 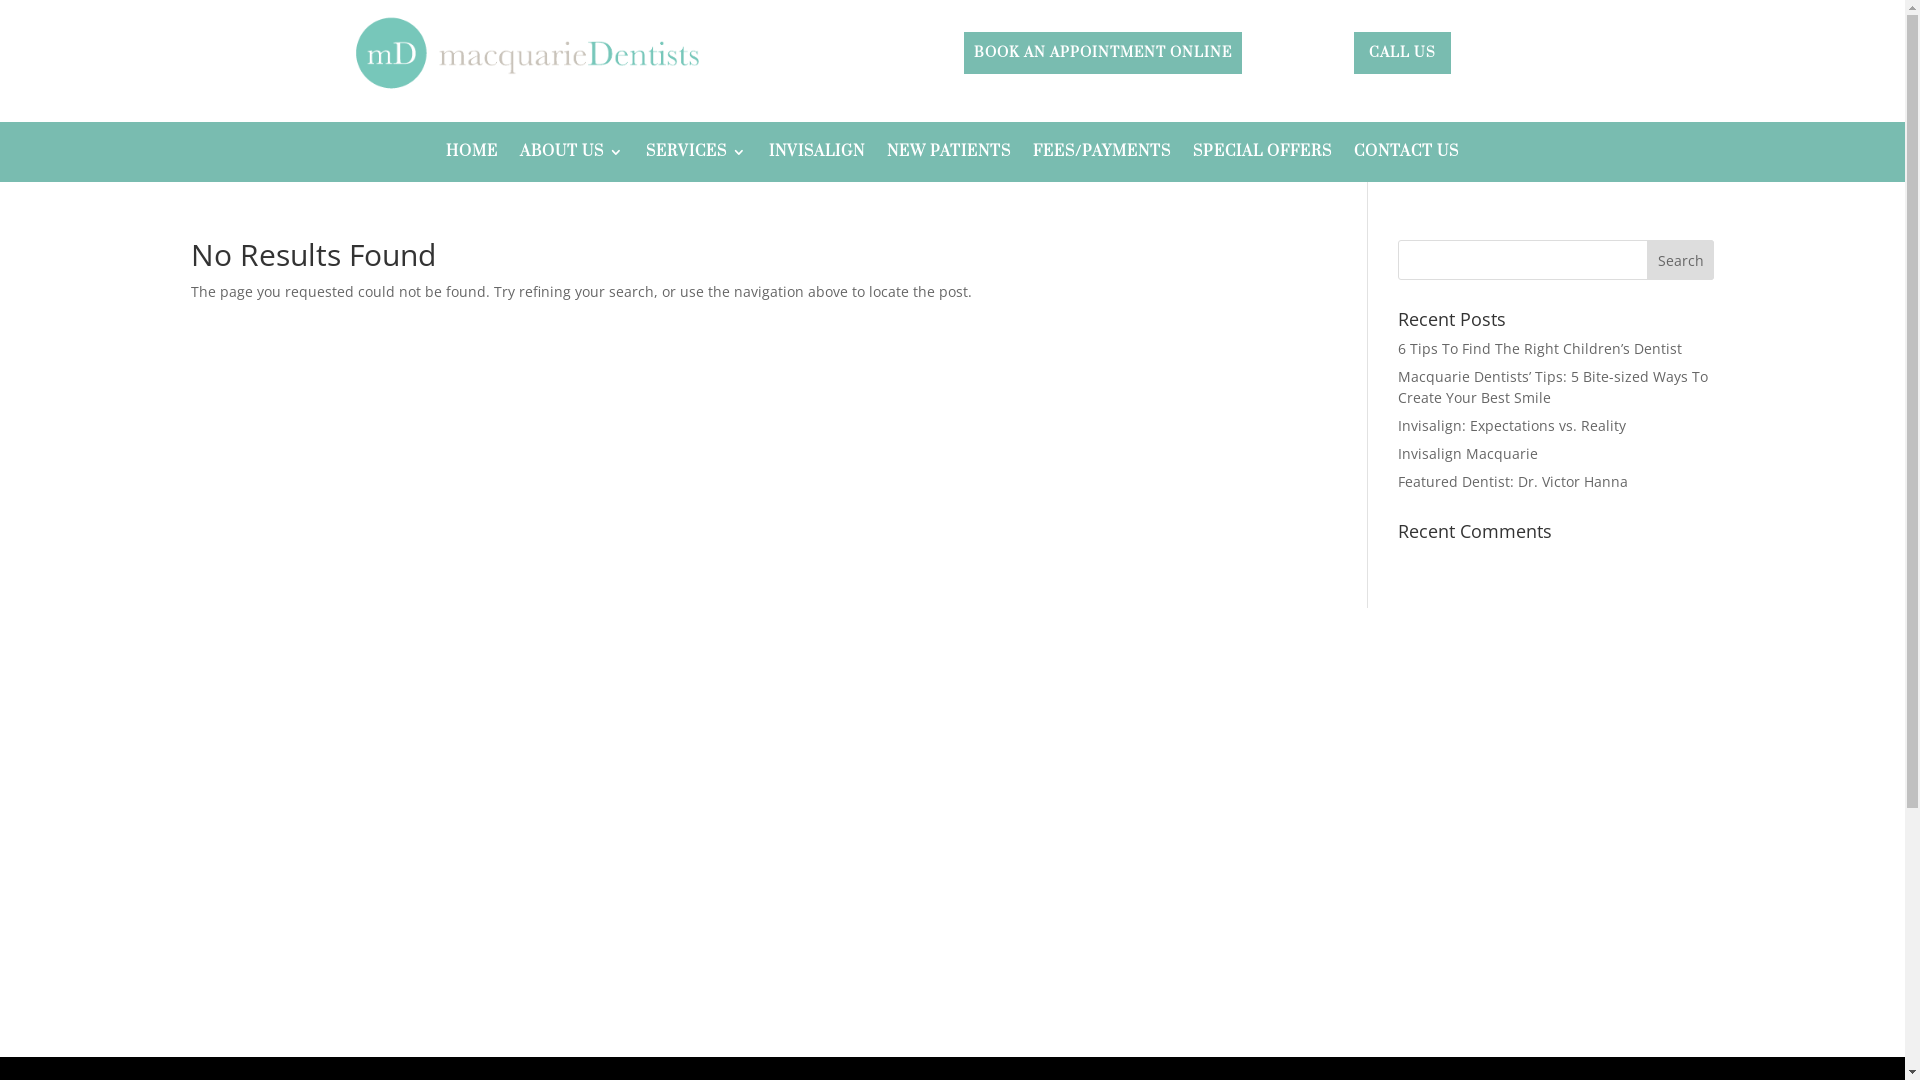 I want to click on 'HOME', so click(x=470, y=154).